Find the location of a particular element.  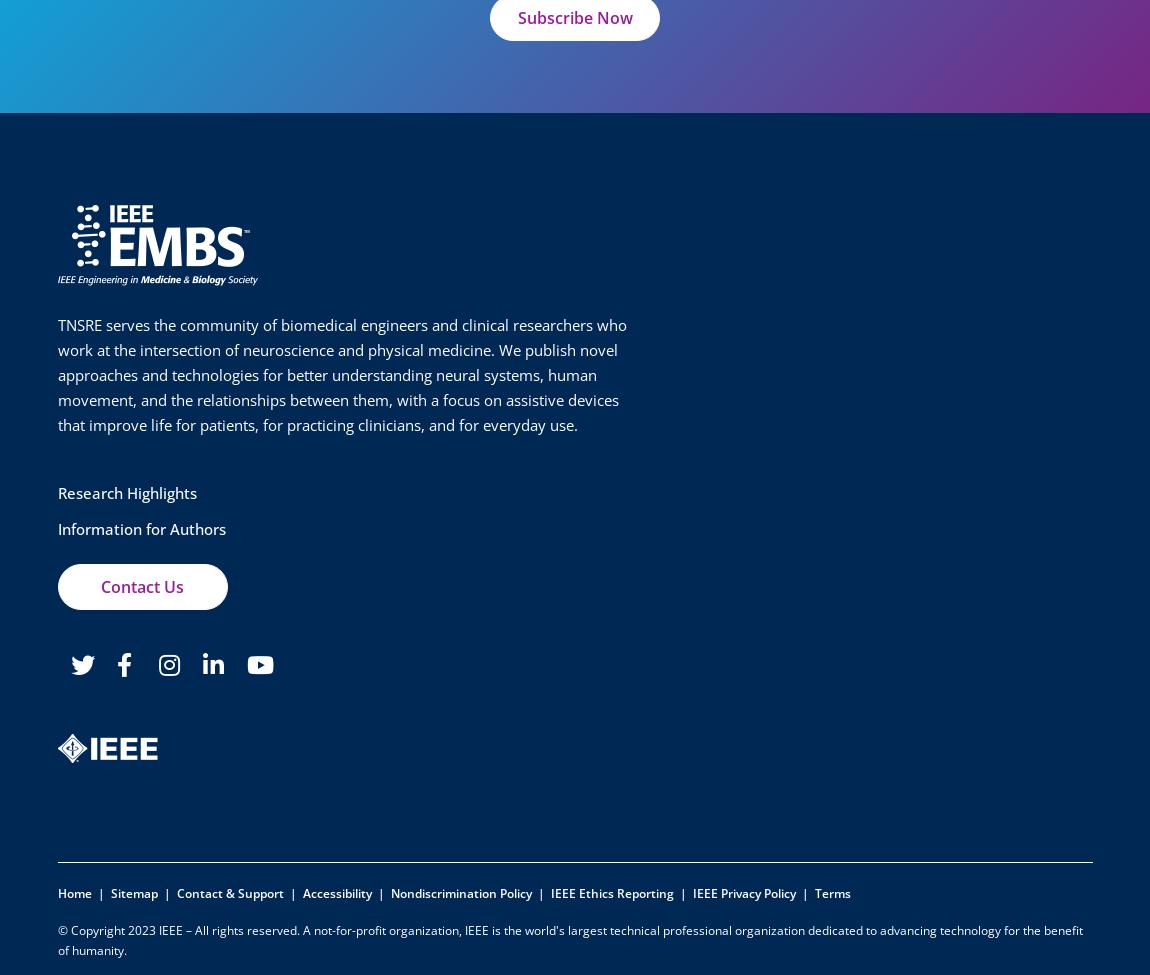

'2023 IEEE – All rights reserved. A not-for-profit organization, IEEE is the world's largest technical professional organization dedicated to advancing technology for the benefit of humanity.' is located at coordinates (569, 939).